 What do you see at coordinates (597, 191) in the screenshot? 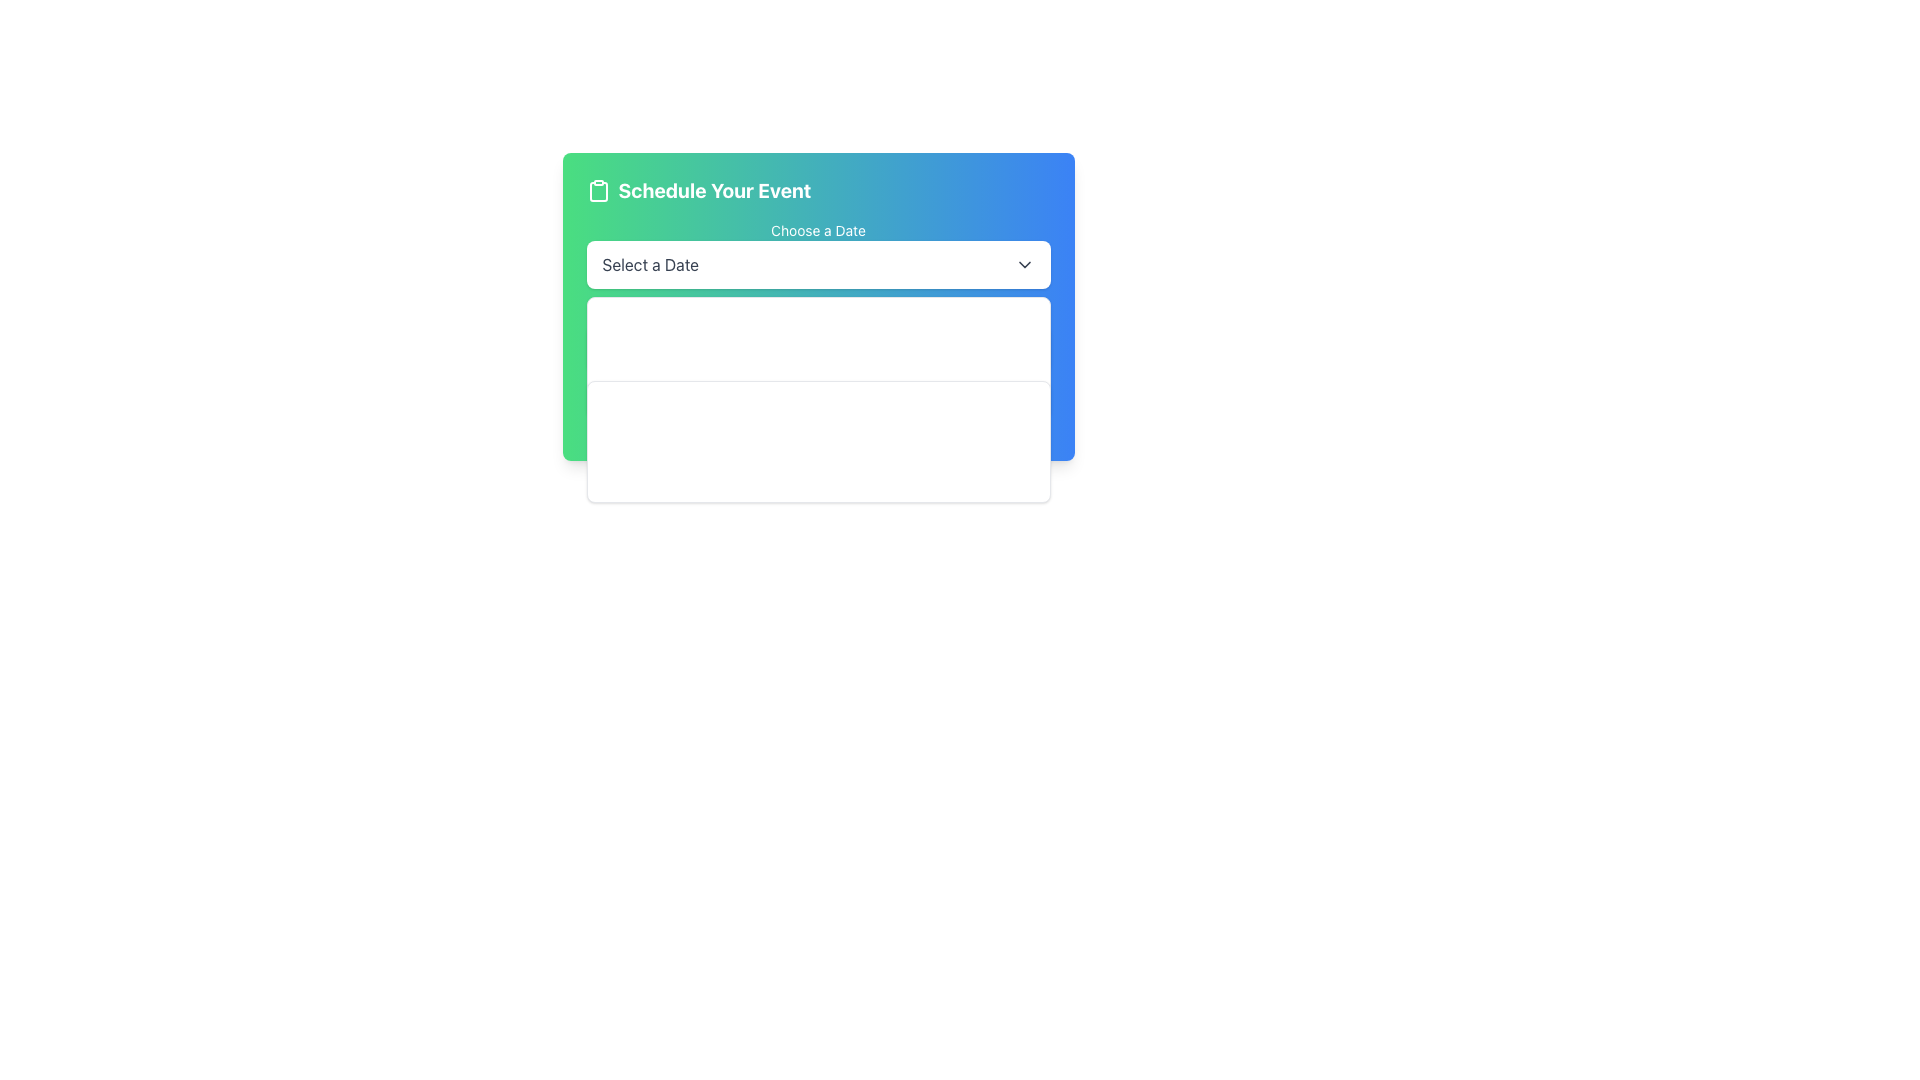
I see `the icon representing the purpose of the section 'Schedule Your Event', which is positioned at the top-left of the header area` at bounding box center [597, 191].